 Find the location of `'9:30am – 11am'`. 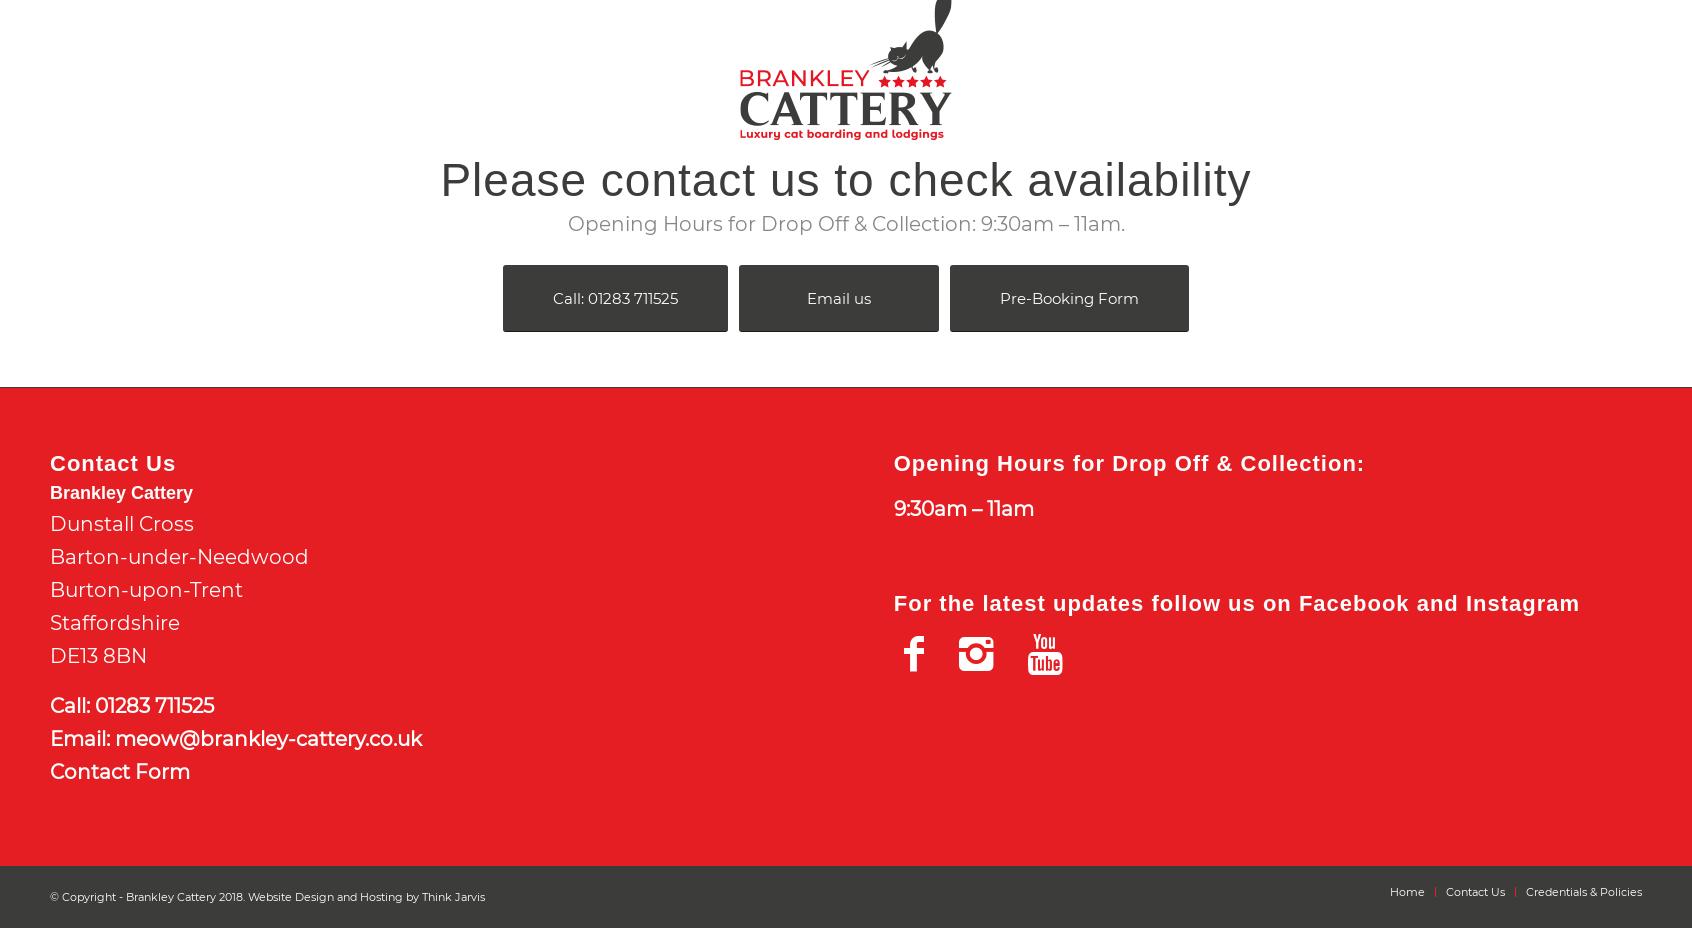

'9:30am – 11am' is located at coordinates (962, 508).